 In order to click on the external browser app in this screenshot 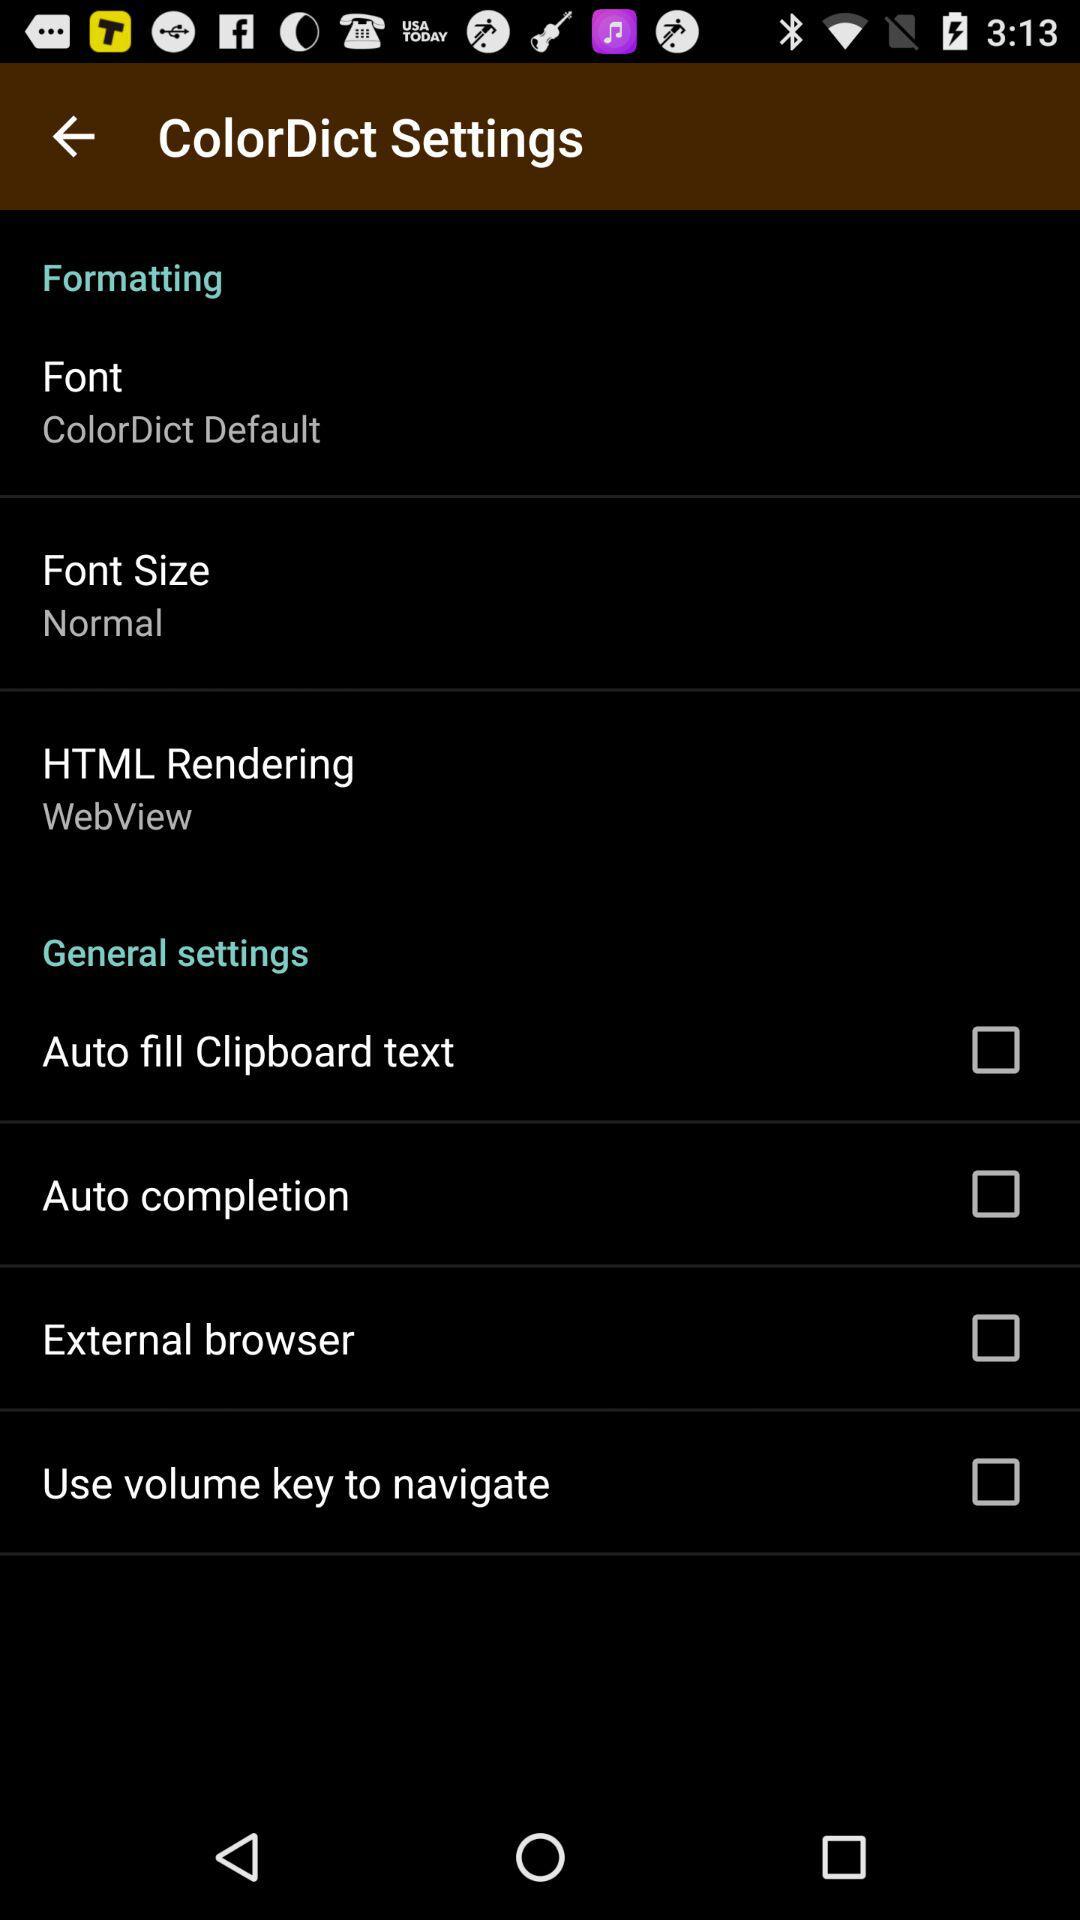, I will do `click(198, 1338)`.